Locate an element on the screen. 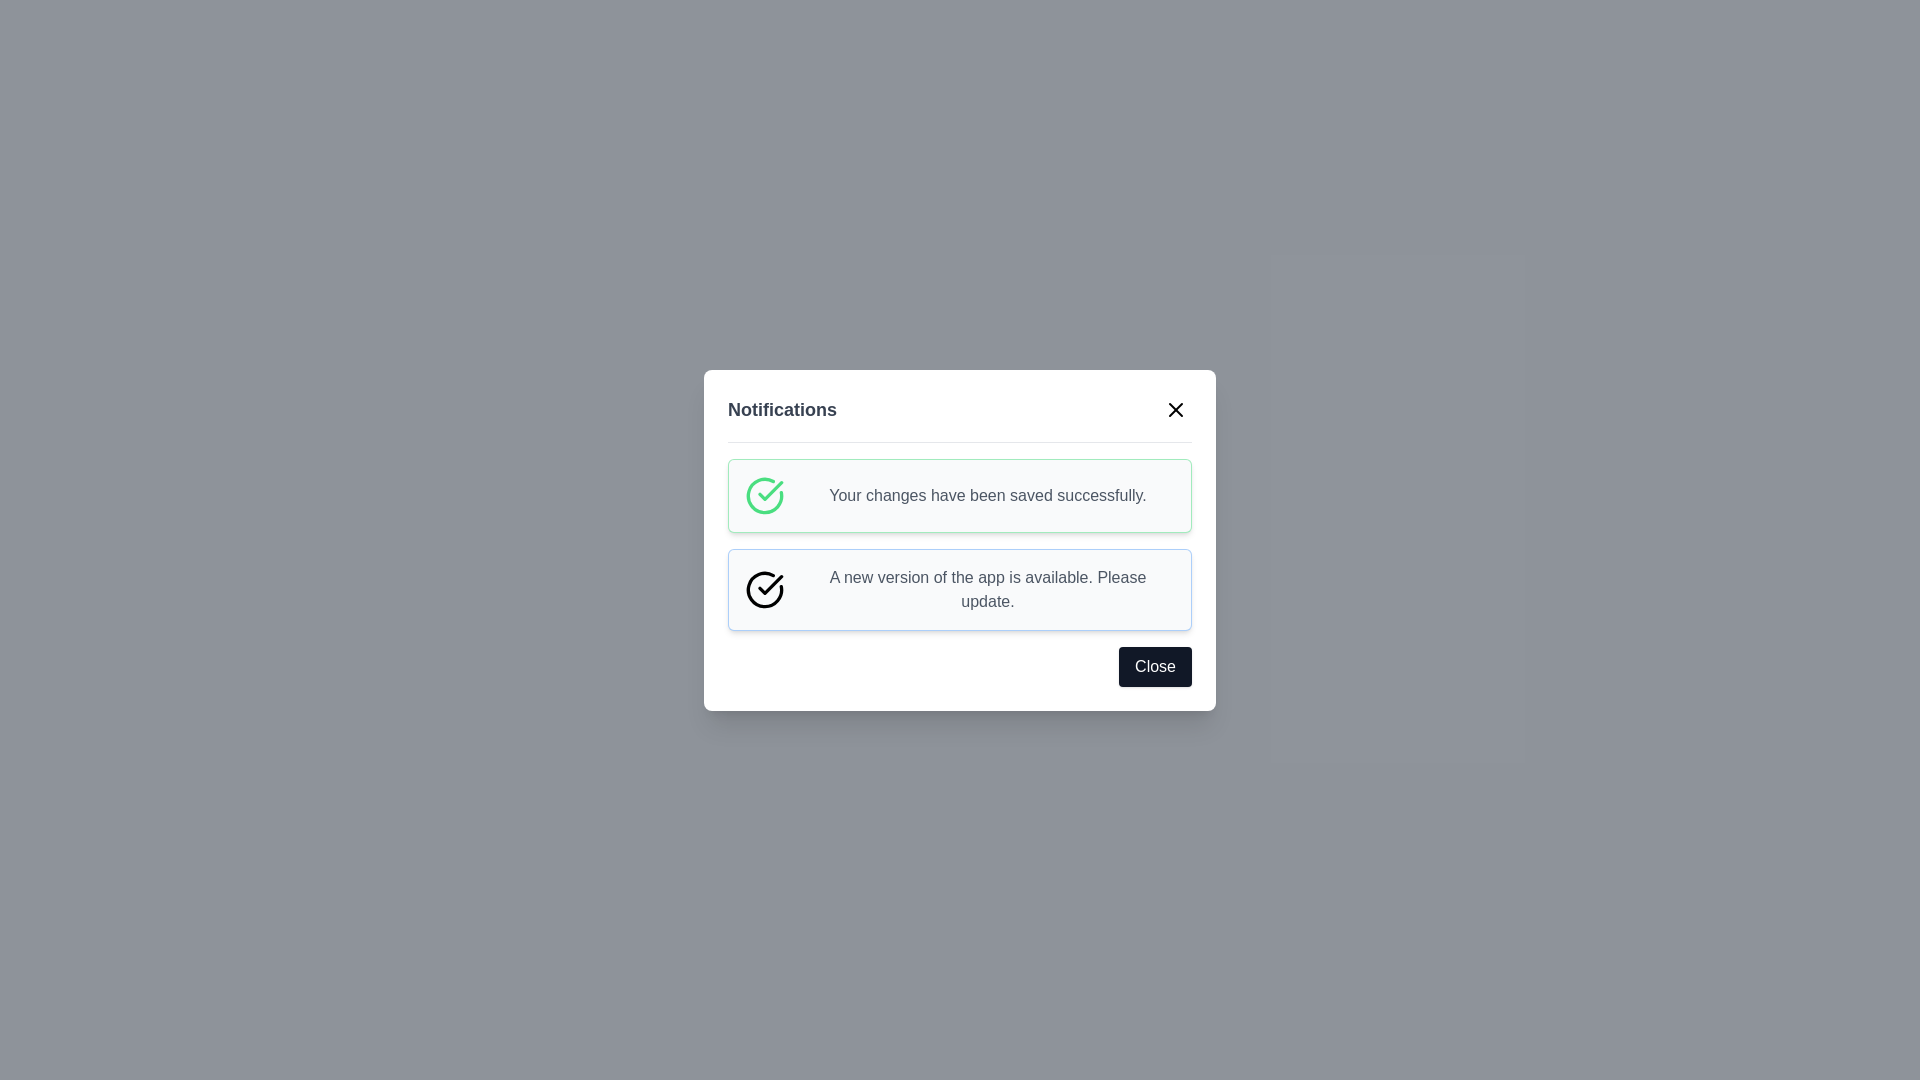  the close button located in the bottom-right corner of the modal dialog is located at coordinates (1155, 666).